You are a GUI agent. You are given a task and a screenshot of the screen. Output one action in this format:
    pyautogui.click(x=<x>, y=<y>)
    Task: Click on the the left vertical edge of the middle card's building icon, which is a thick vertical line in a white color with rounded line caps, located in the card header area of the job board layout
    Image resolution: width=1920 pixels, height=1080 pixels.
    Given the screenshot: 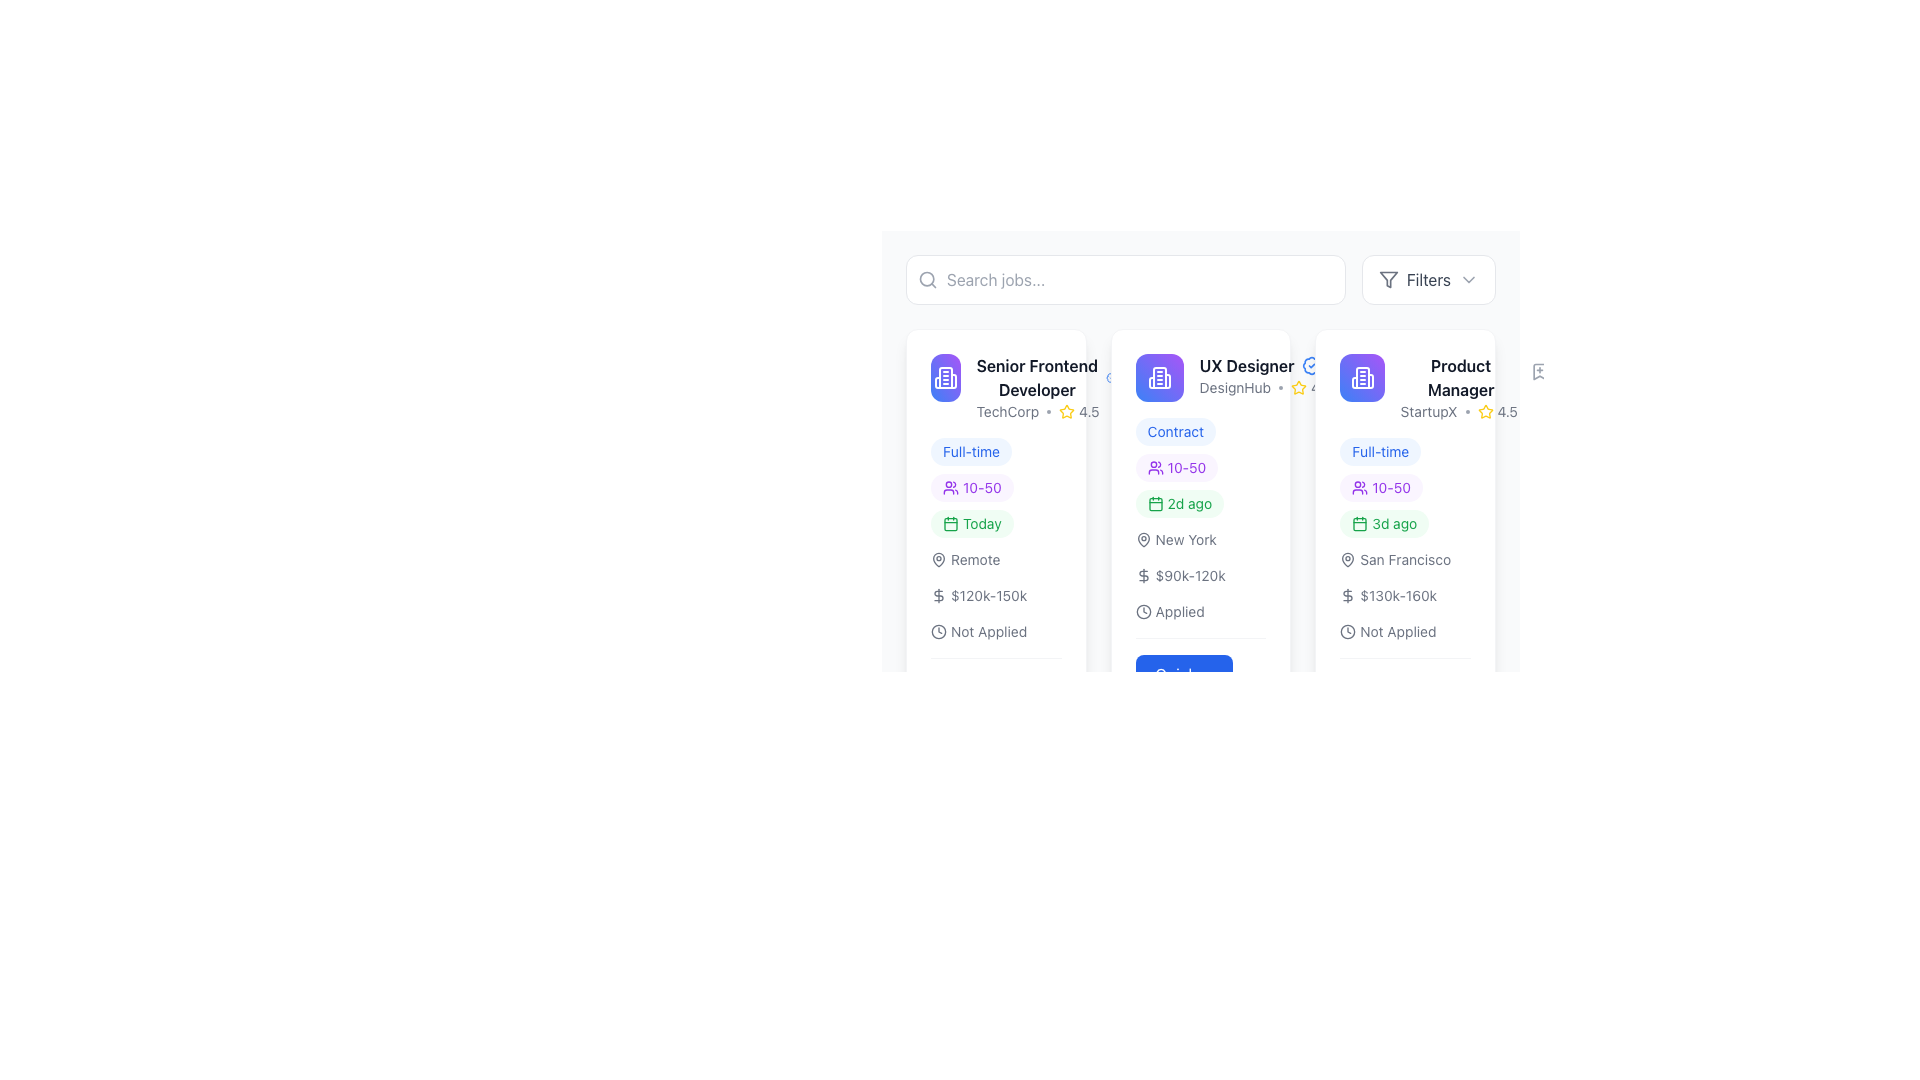 What is the action you would take?
    pyautogui.click(x=1151, y=382)
    